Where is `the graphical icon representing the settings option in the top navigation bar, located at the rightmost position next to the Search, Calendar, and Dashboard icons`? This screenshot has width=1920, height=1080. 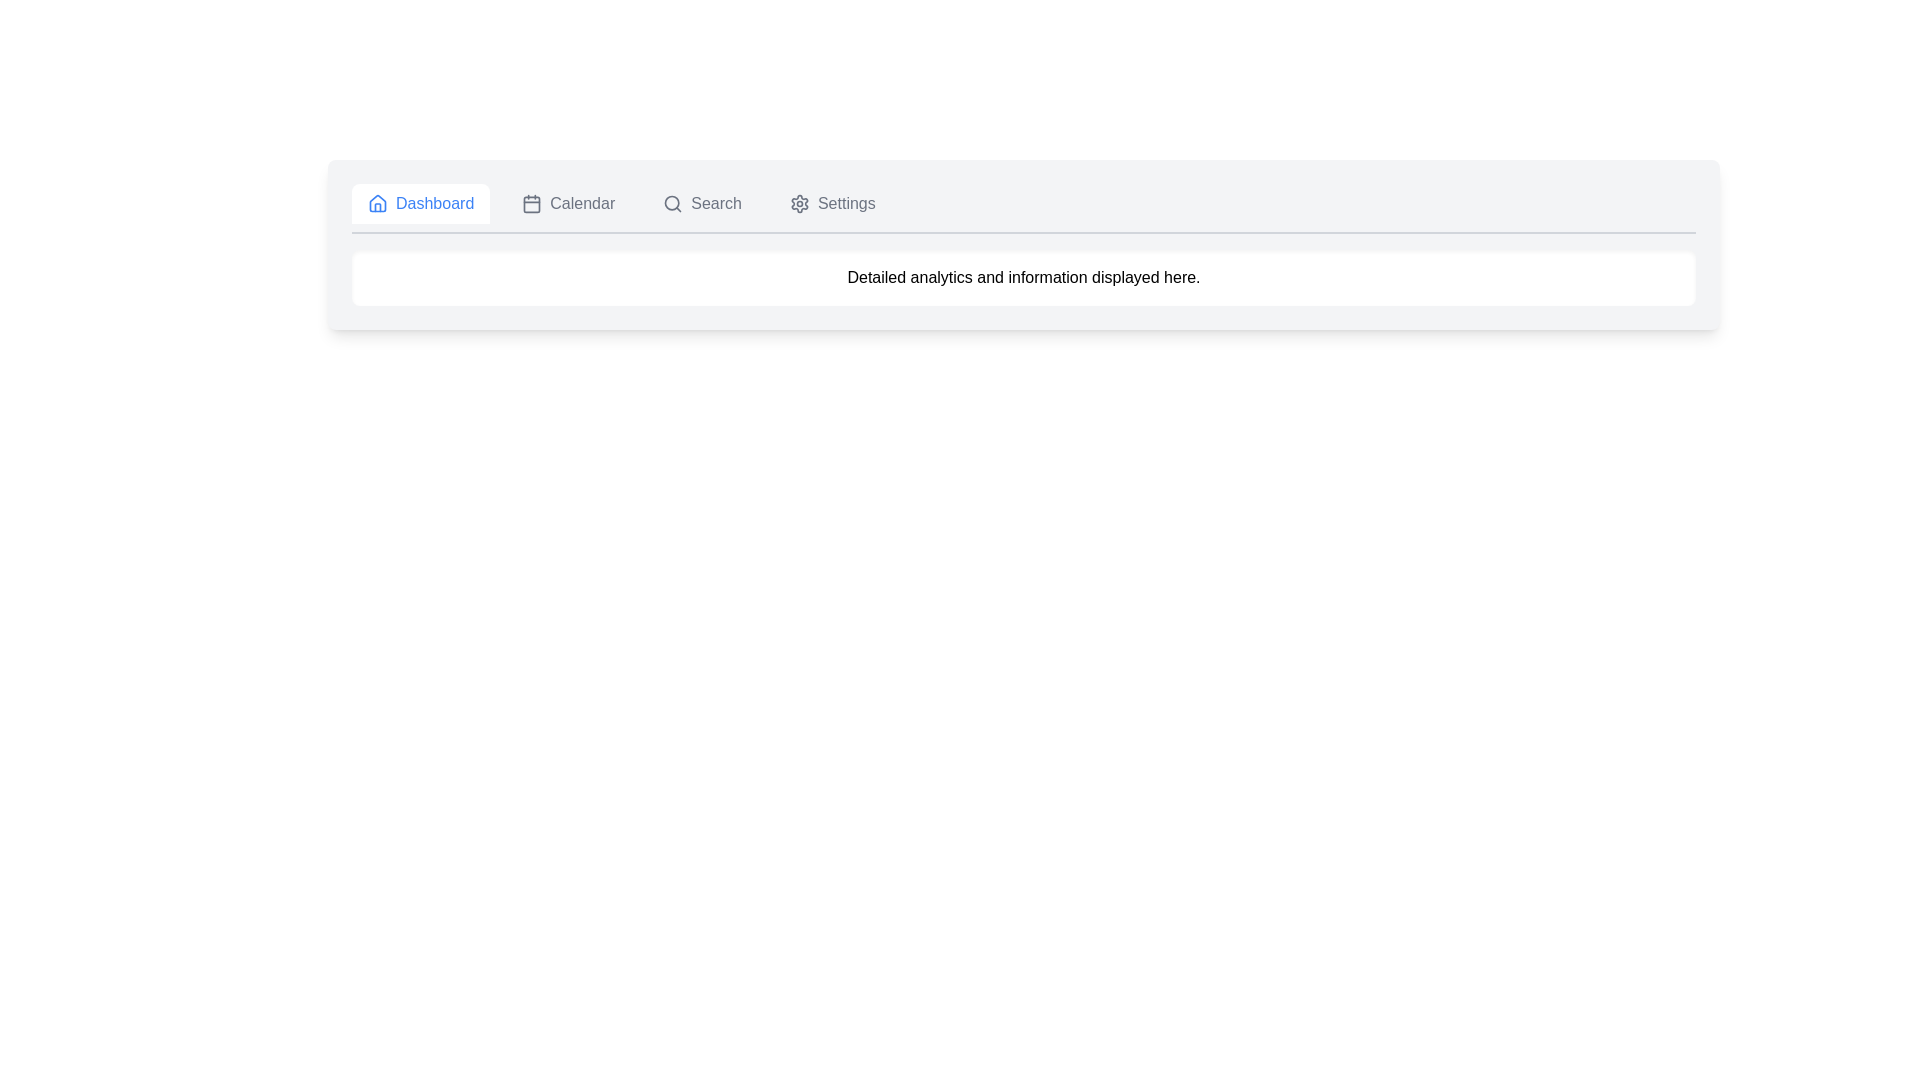 the graphical icon representing the settings option in the top navigation bar, located at the rightmost position next to the Search, Calendar, and Dashboard icons is located at coordinates (798, 204).